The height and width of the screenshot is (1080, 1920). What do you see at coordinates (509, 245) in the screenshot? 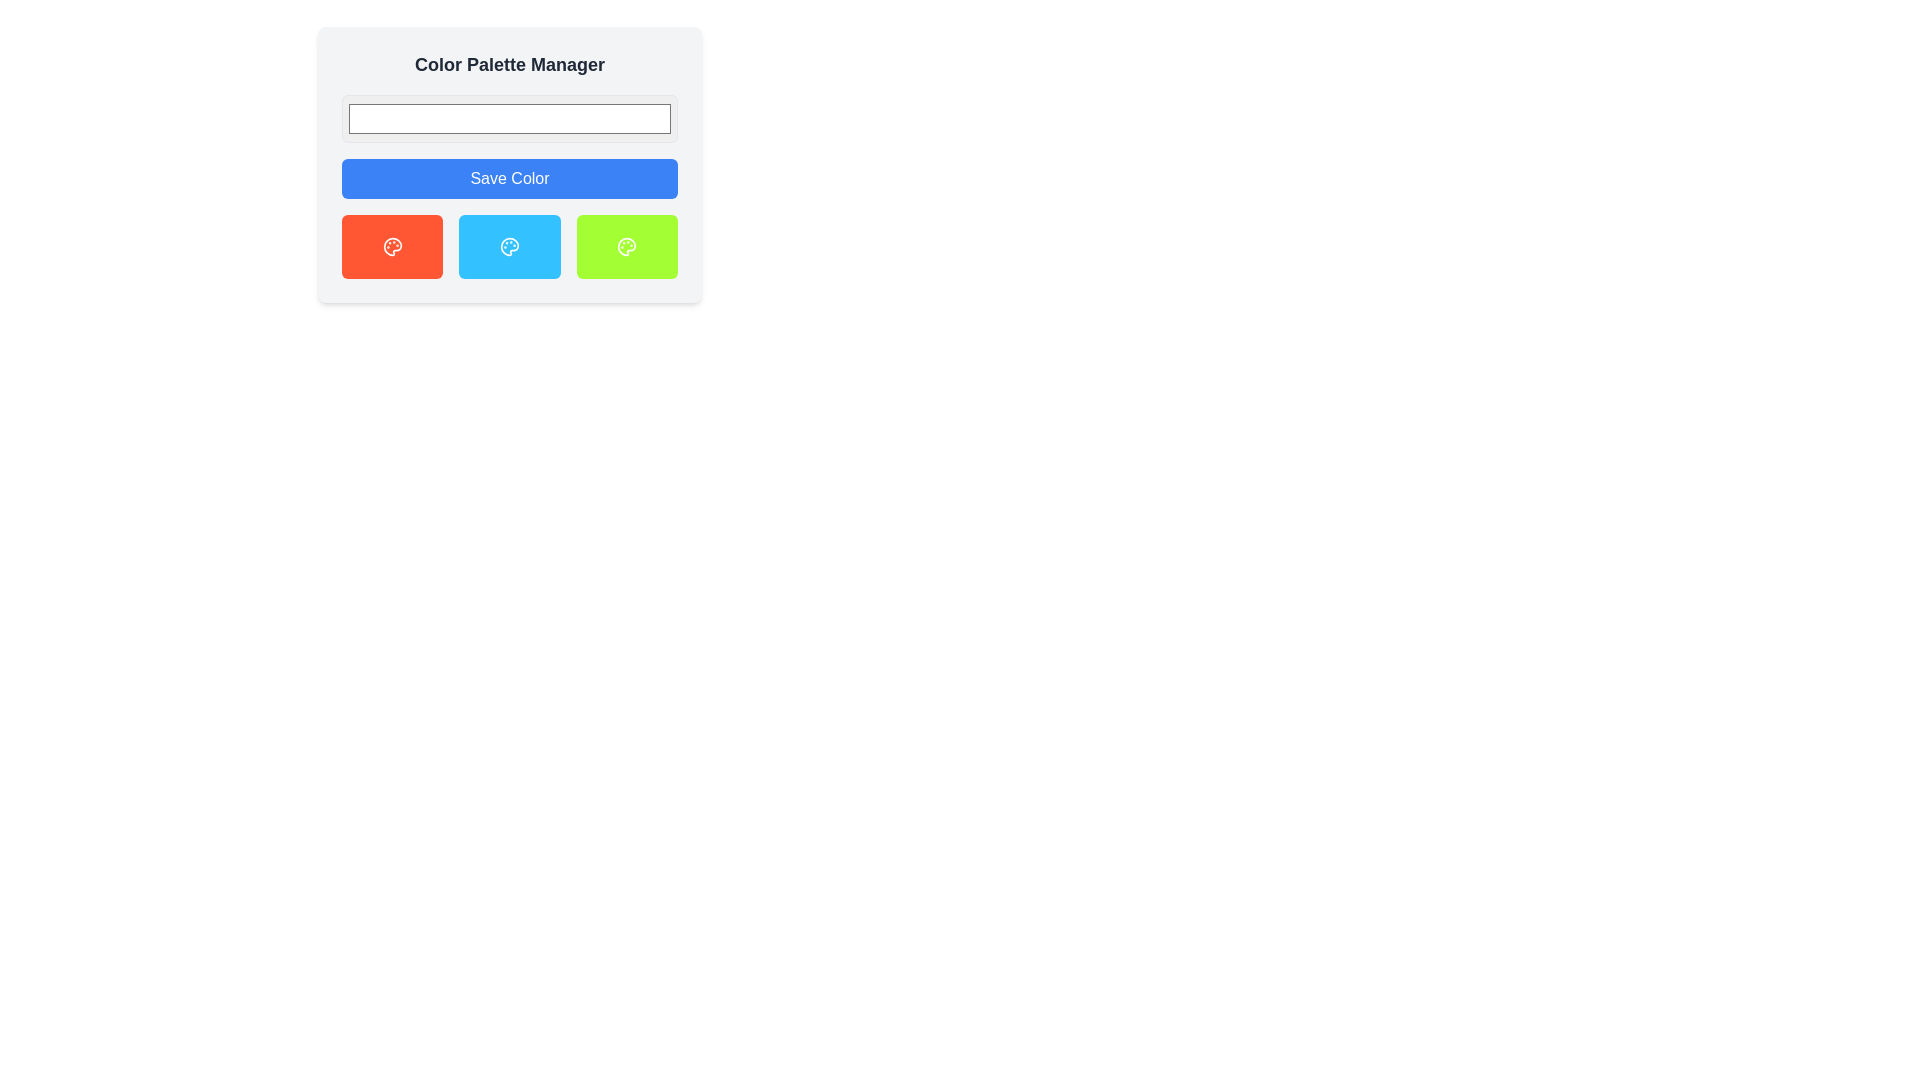
I see `the color selection element, which is a rectangular blue area with rounded corners and a centered palette icon, located` at bounding box center [509, 245].